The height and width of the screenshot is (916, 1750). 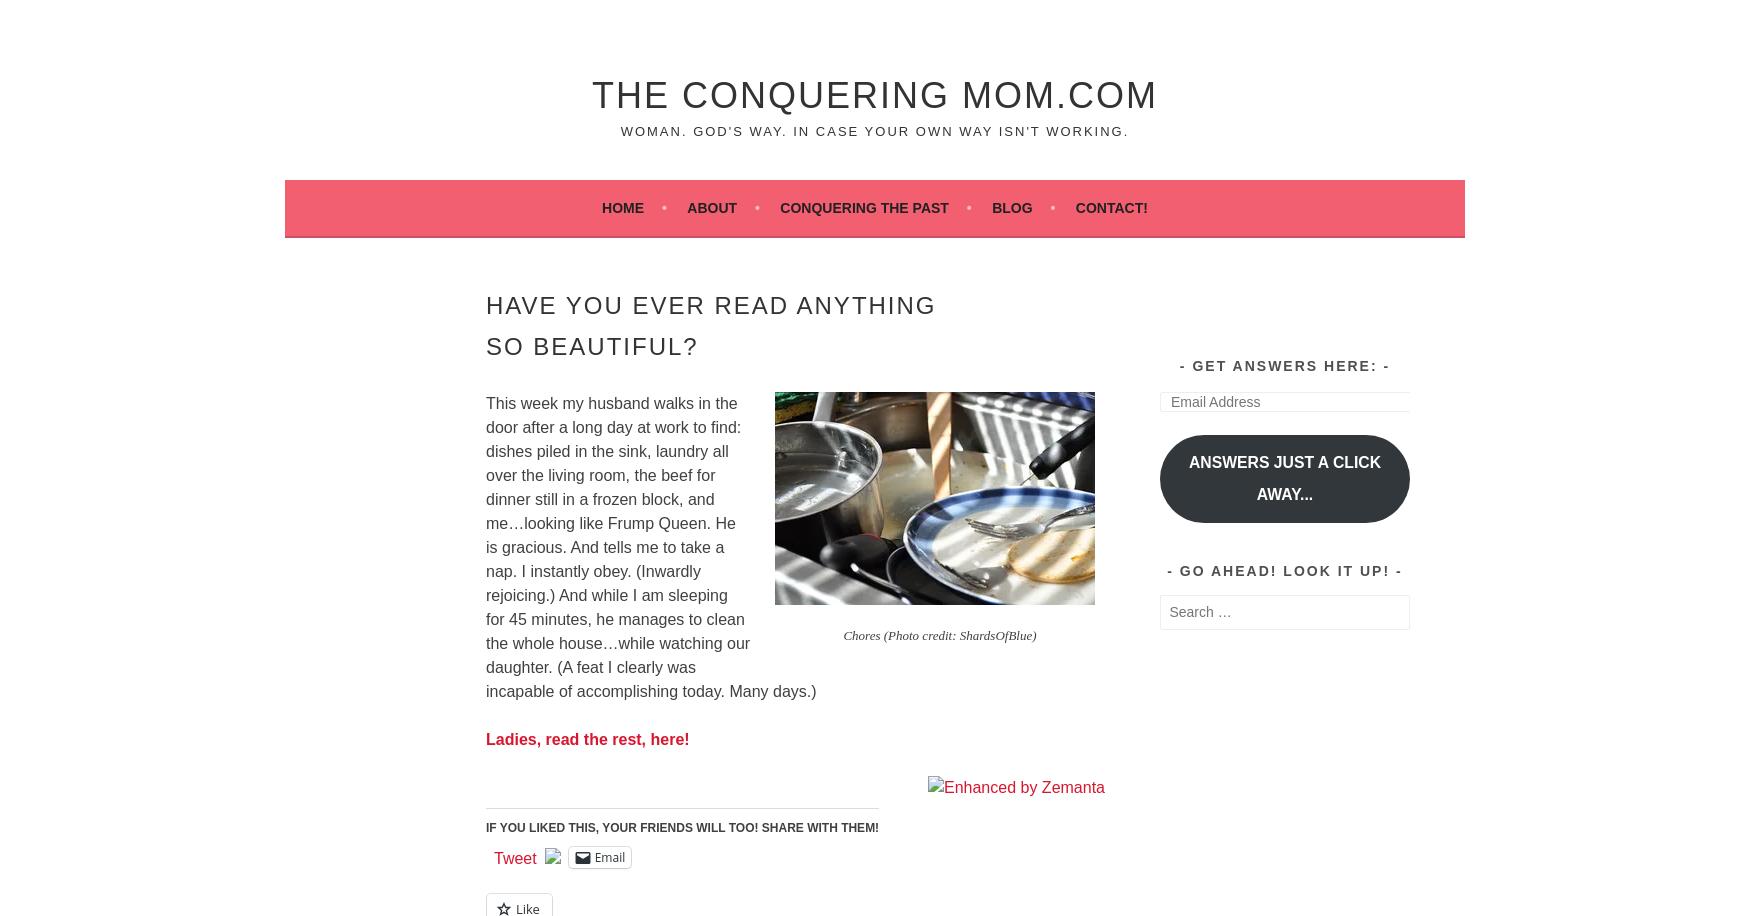 I want to click on 'Have You Ever Read Anything So Beautiful?', so click(x=711, y=323).